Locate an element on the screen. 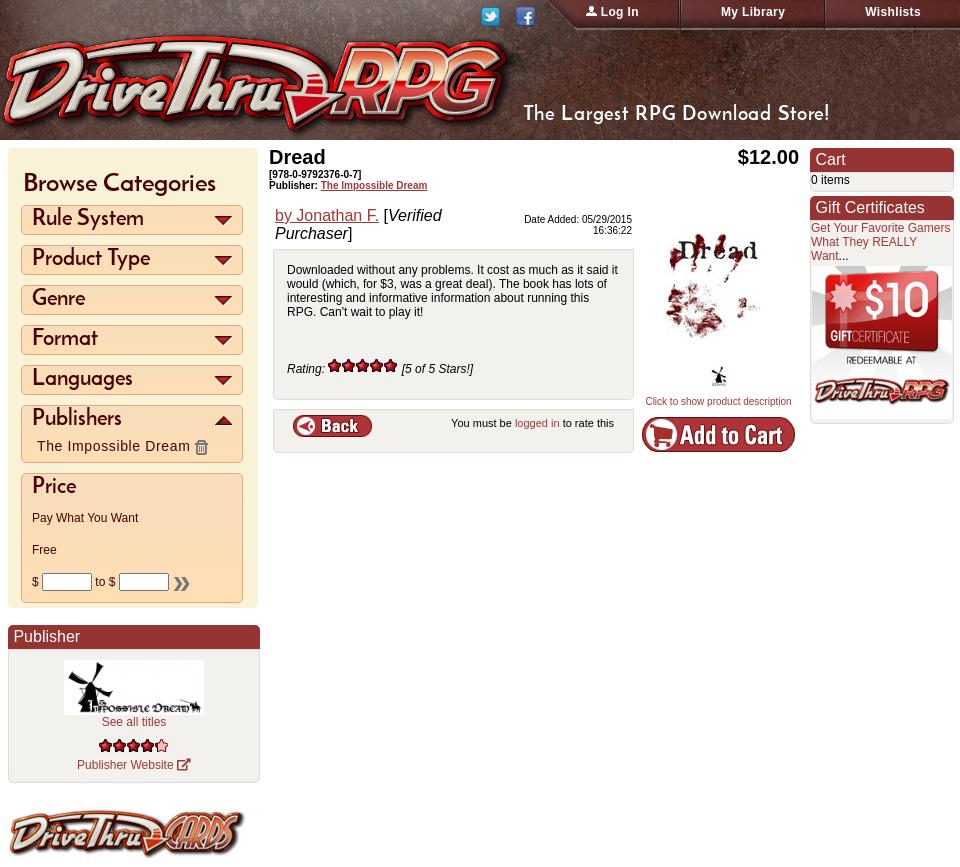 The height and width of the screenshot is (867, 960). '0 items' is located at coordinates (830, 179).